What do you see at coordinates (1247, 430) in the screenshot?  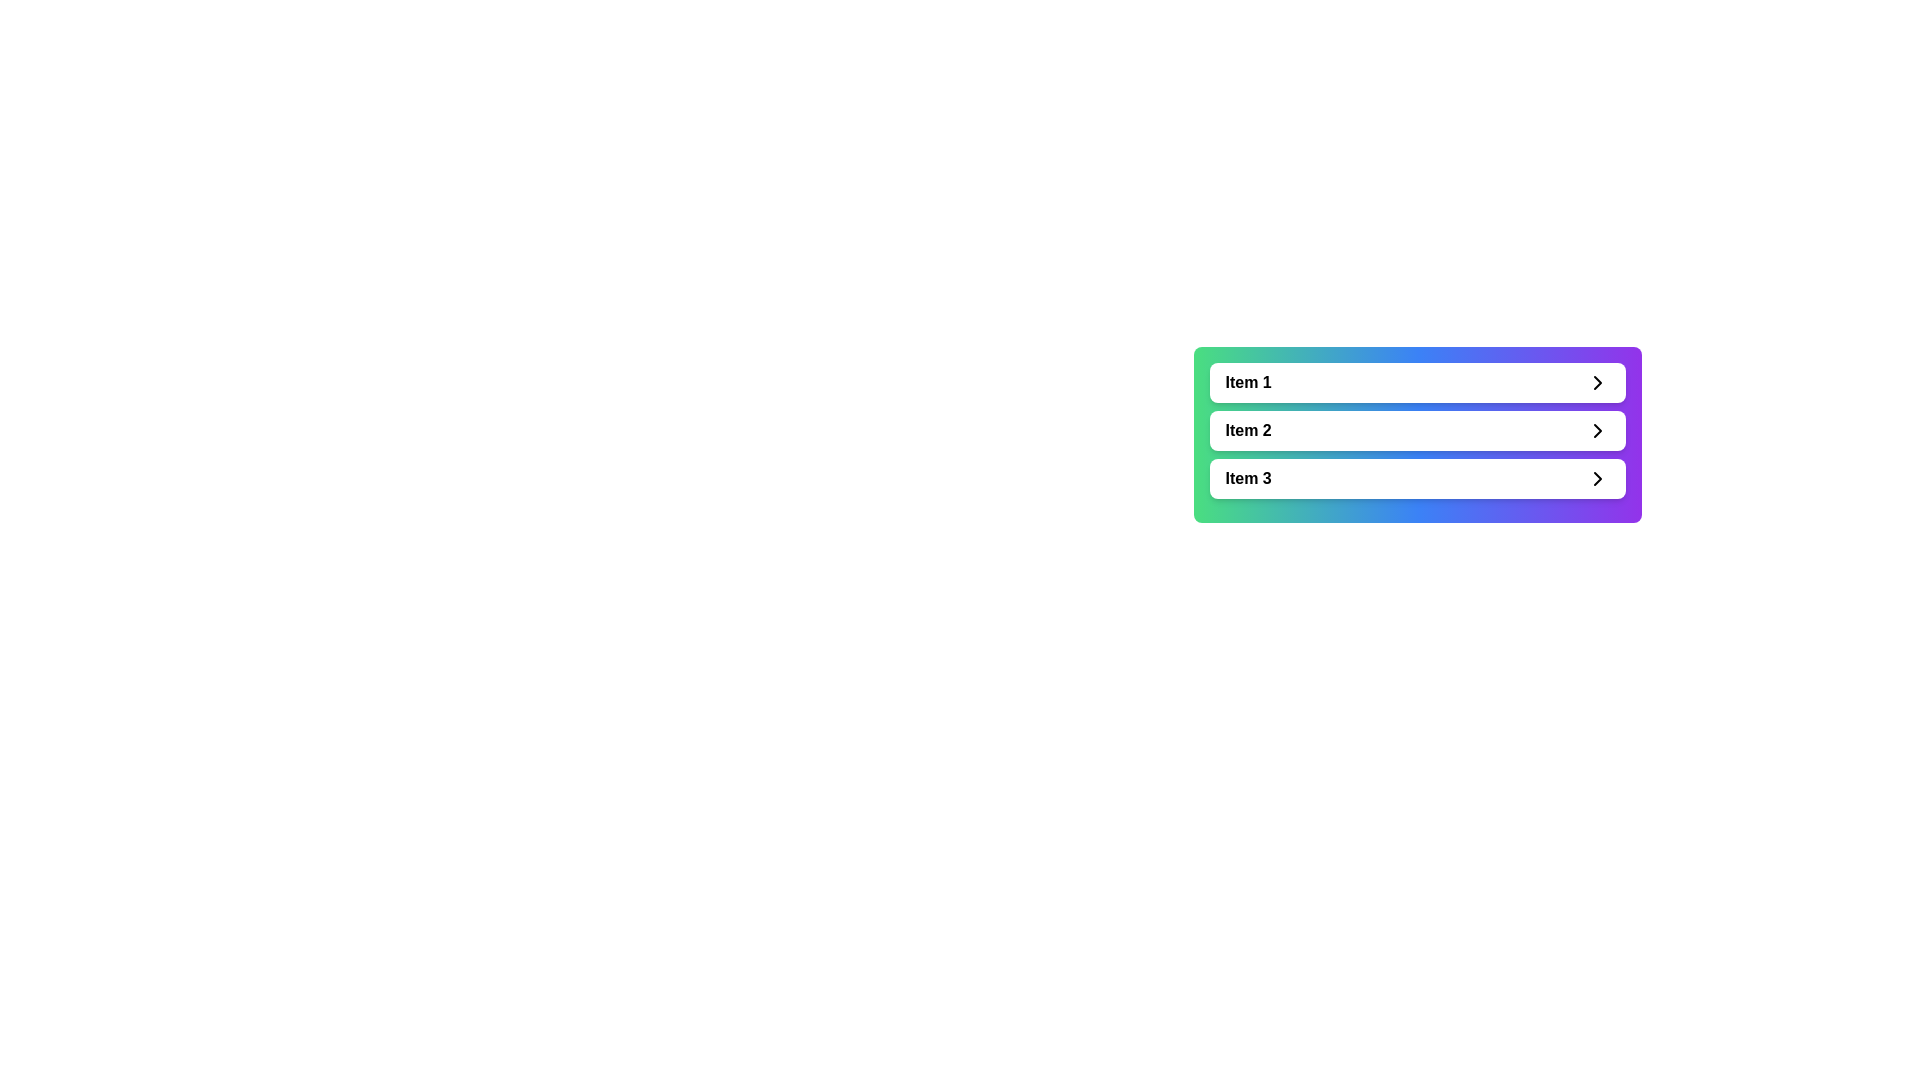 I see `text of the second item in a vertical list labeled 'Item 2', located between 'Item 1' and 'Item 3'` at bounding box center [1247, 430].